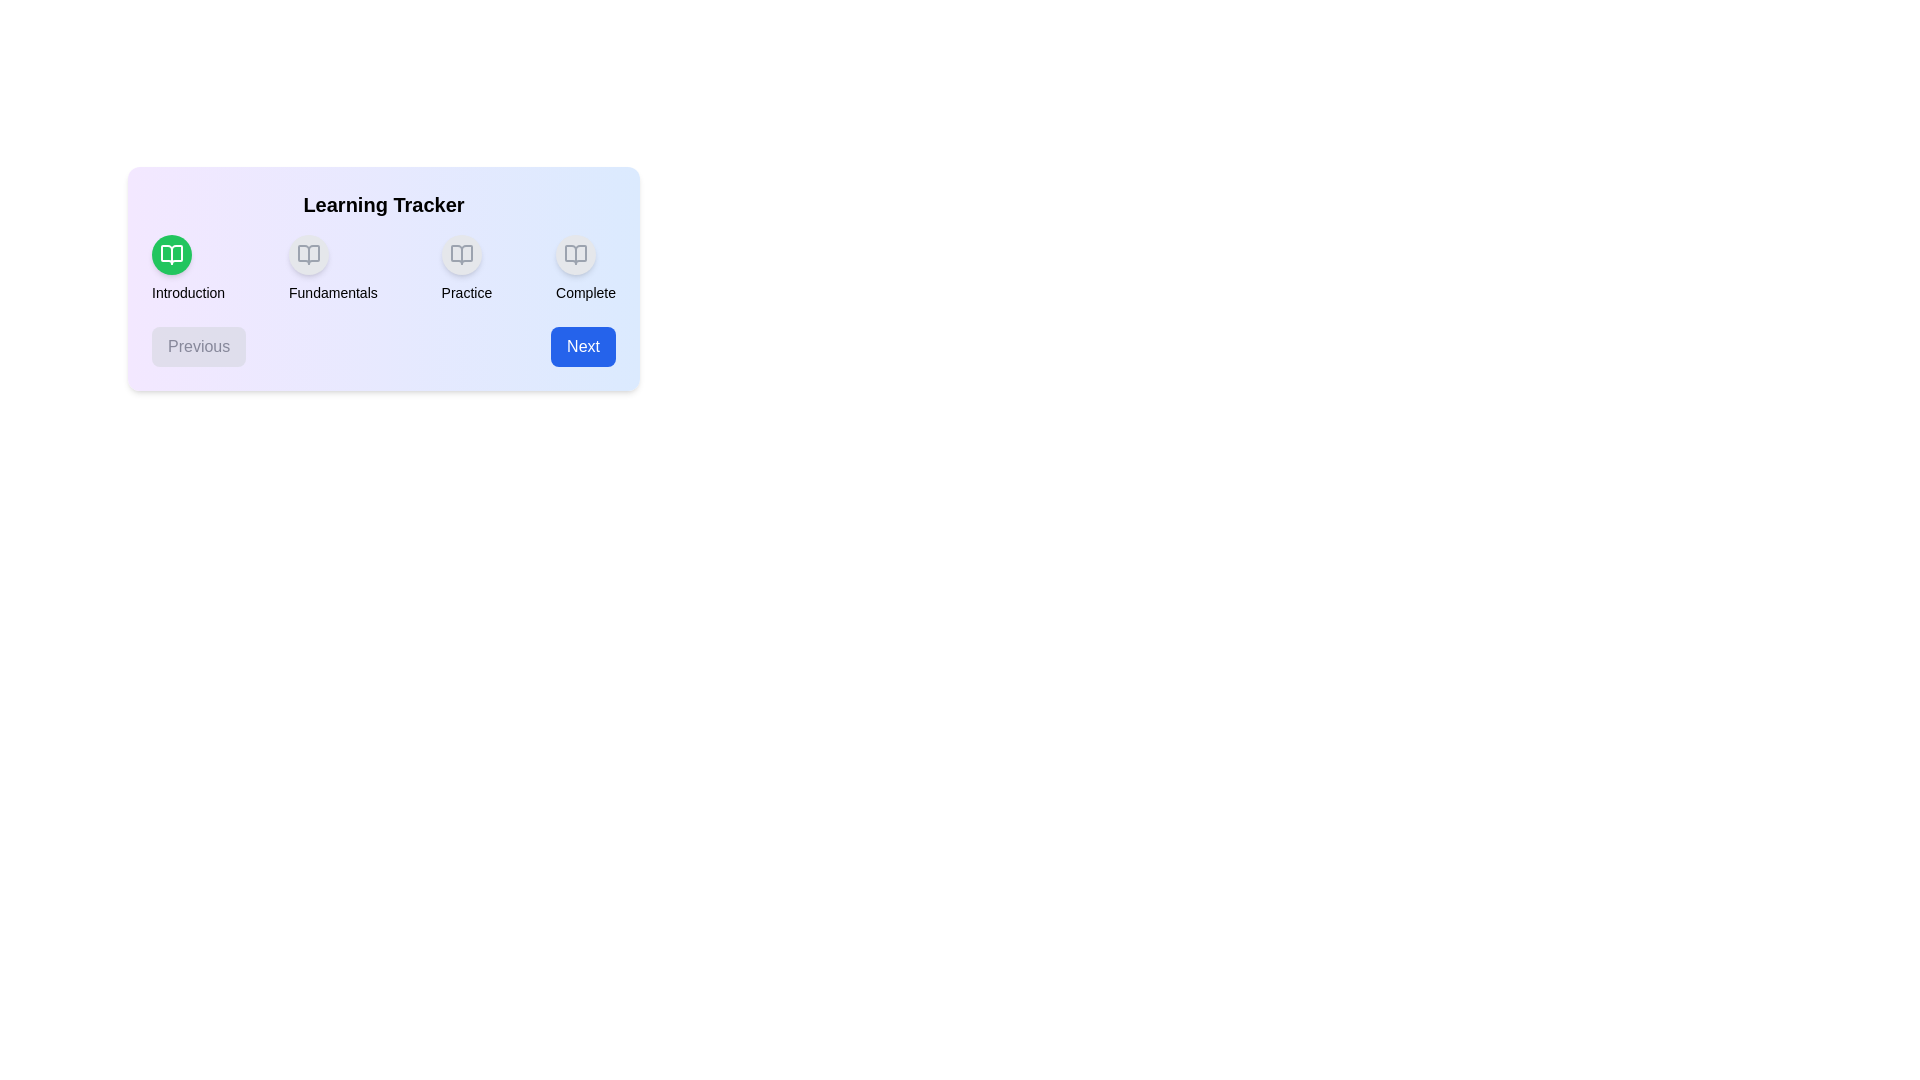  I want to click on the 'Complete' button in the learning tracker interface, which is the fourth icon in a horizontal sequence of icons labeled 'Introduction,' 'Fundamentals,' 'Practice,' and 'Complete.', so click(575, 253).